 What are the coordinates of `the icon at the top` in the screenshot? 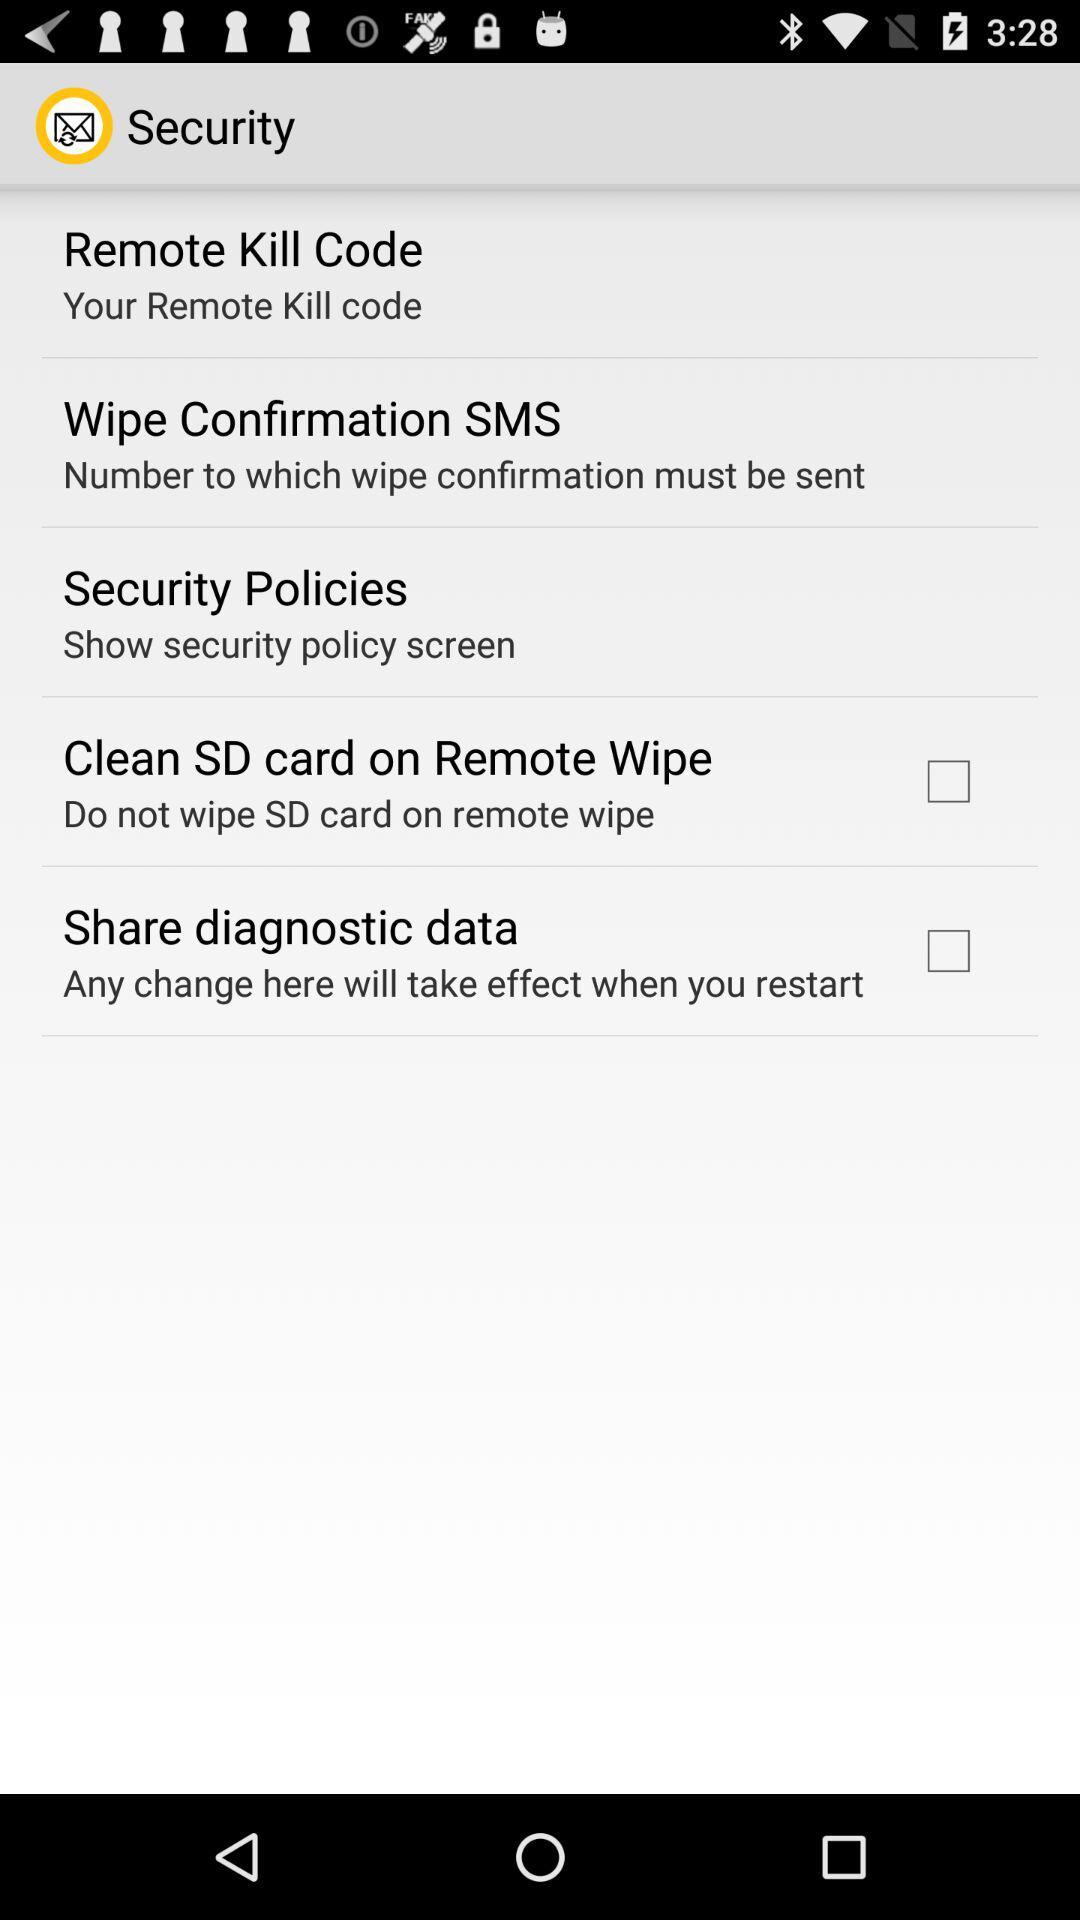 It's located at (464, 473).